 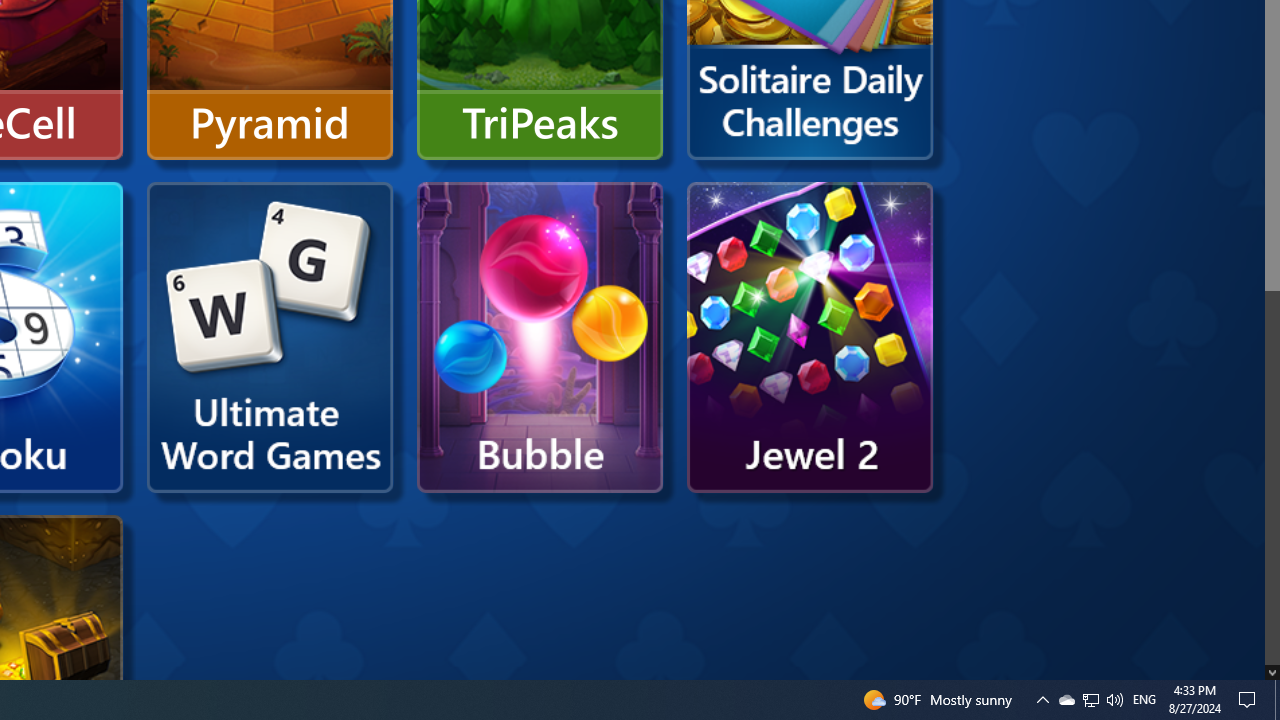 I want to click on 'Microsoft Jewel 2', so click(x=810, y=336).